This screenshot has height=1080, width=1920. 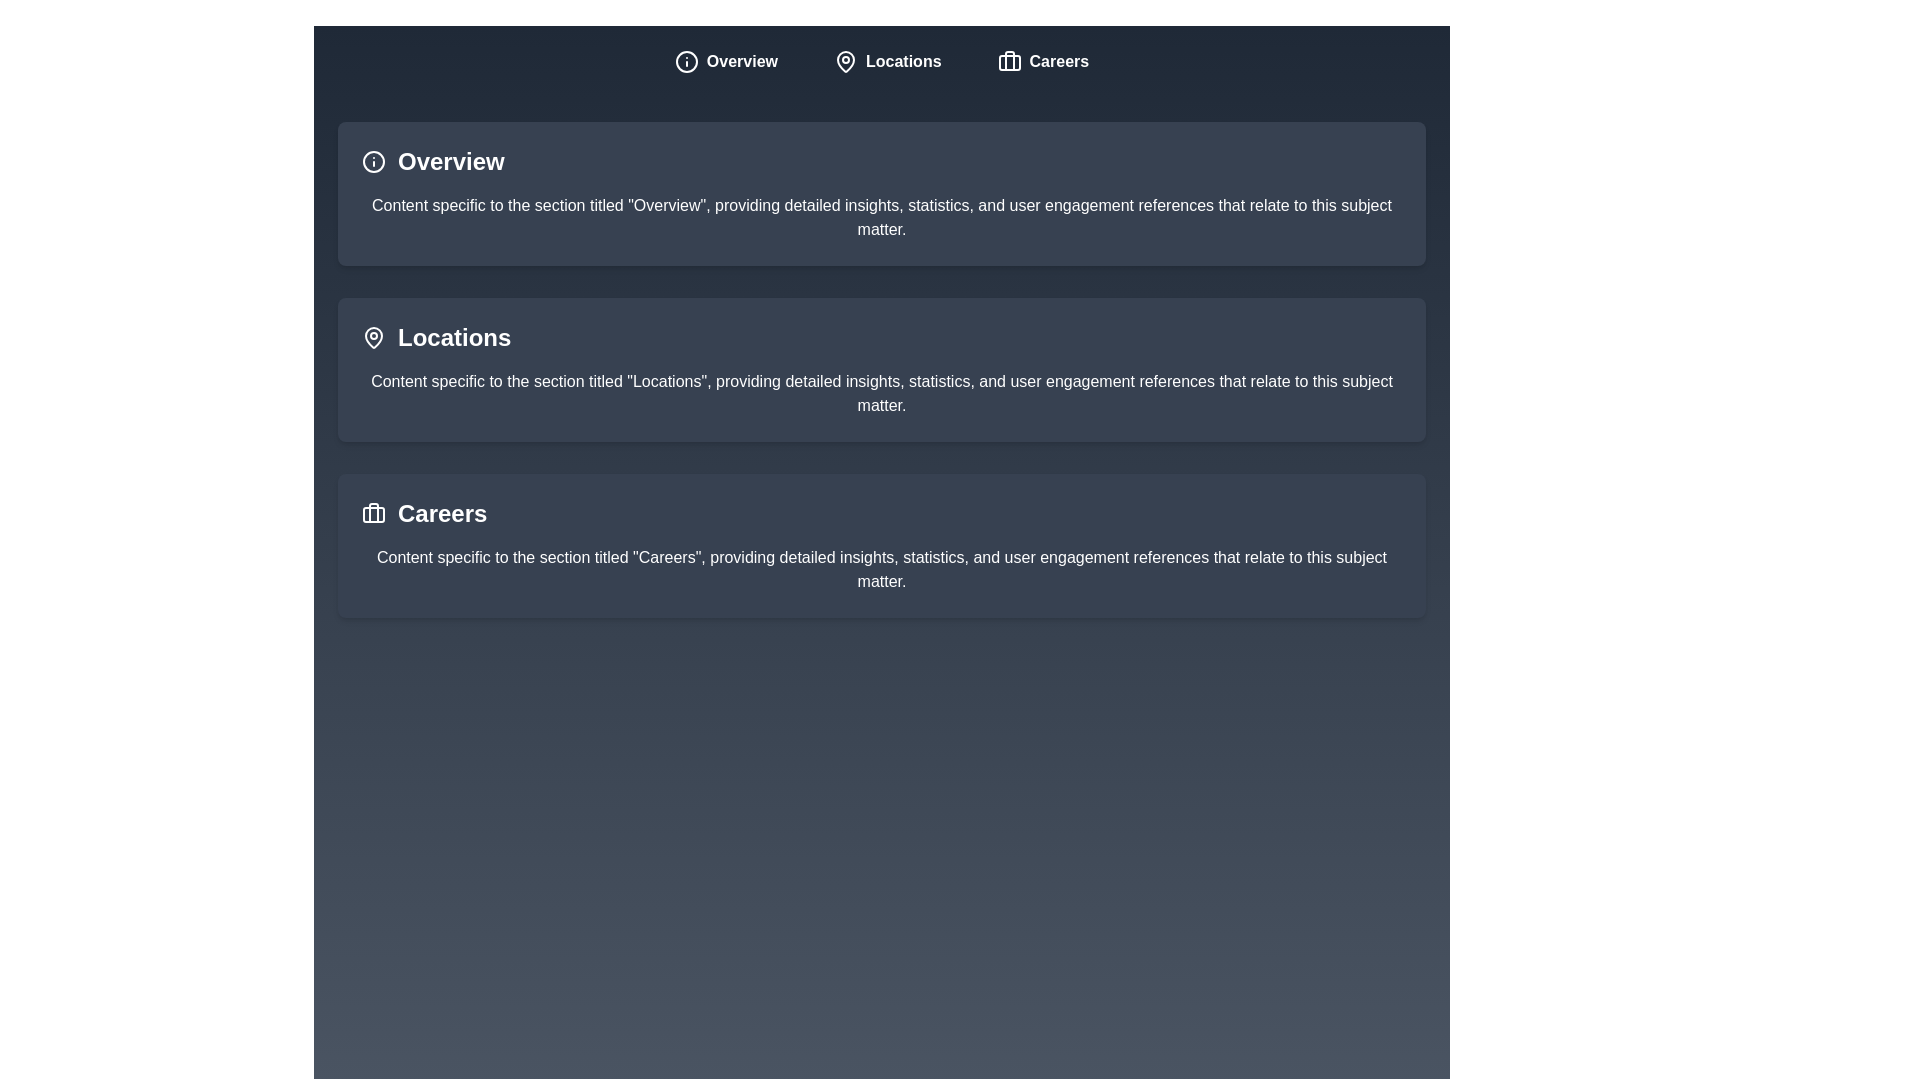 I want to click on the map pin icon located in the header navigation bar, positioned to the left of the 'Locations' text, so click(x=845, y=60).